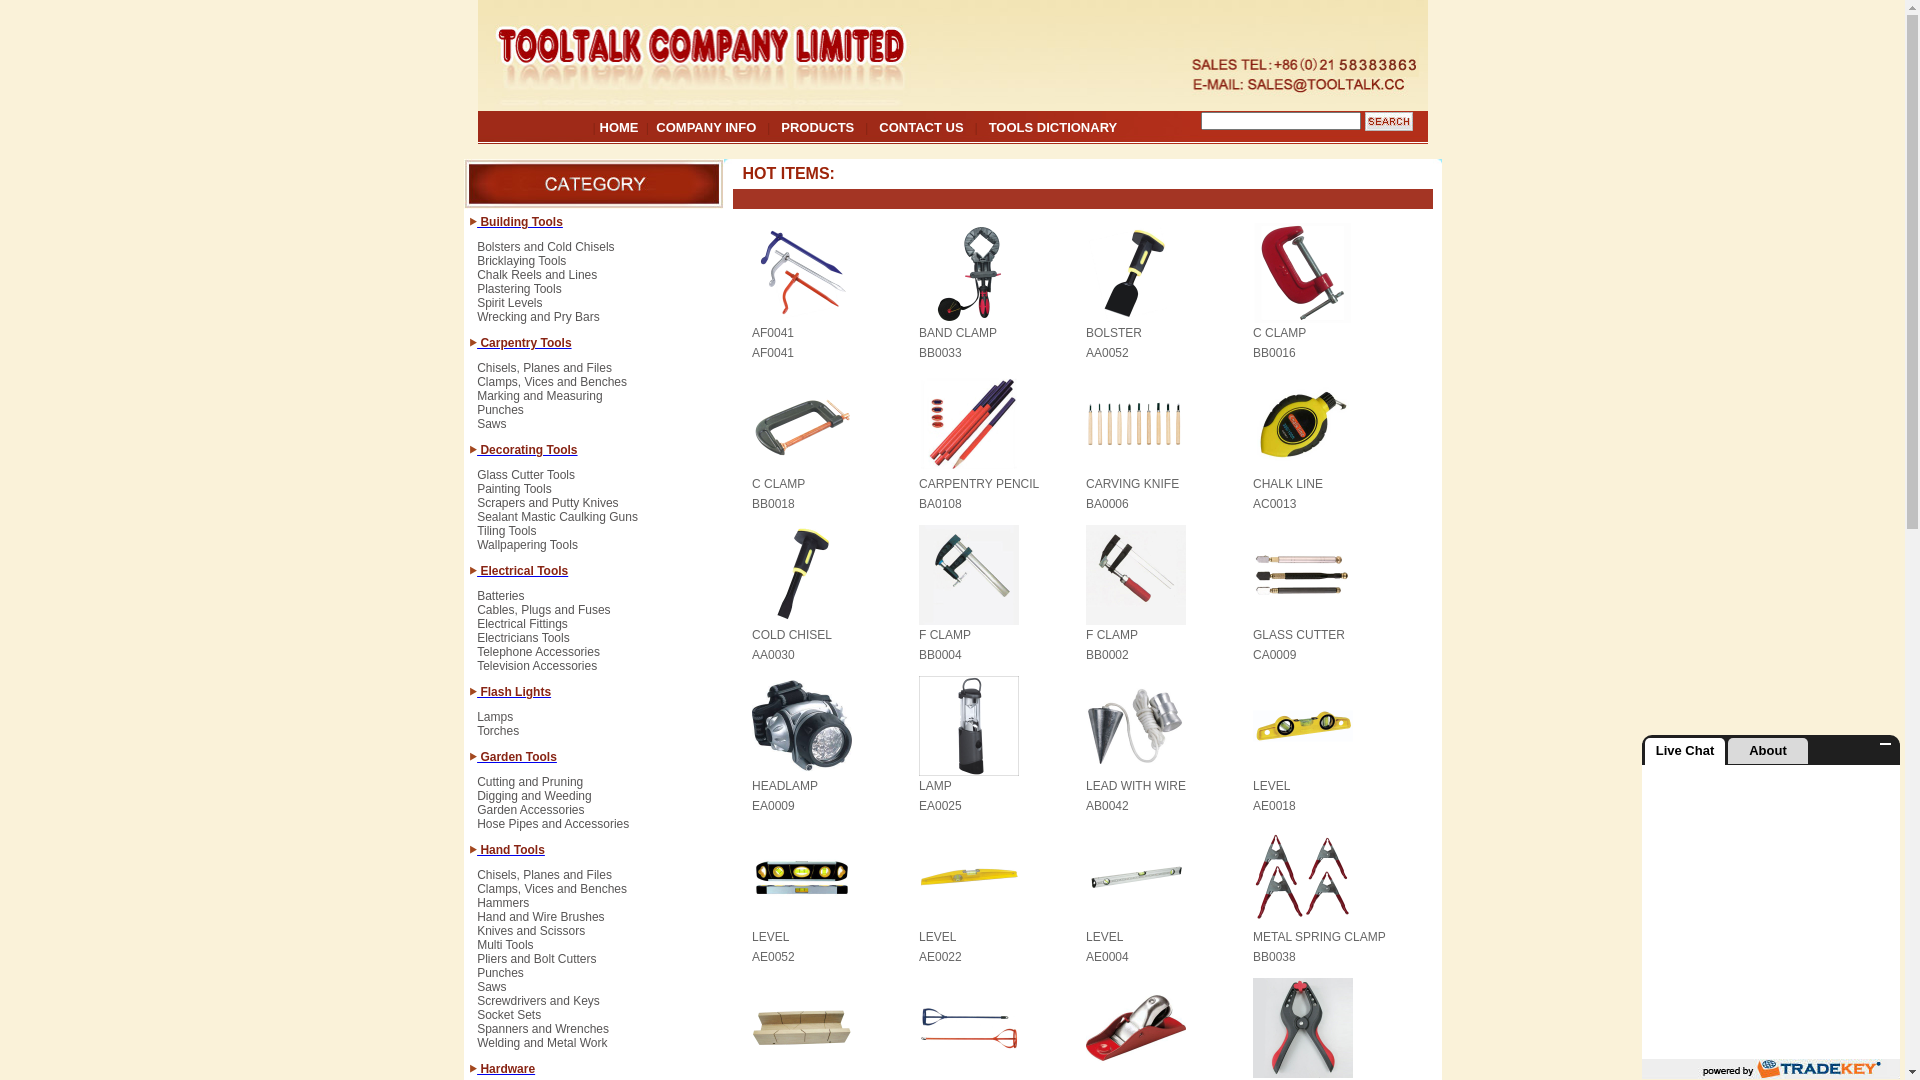 The image size is (1920, 1080). I want to click on 'Screwdrivers and Keys', so click(538, 1007).